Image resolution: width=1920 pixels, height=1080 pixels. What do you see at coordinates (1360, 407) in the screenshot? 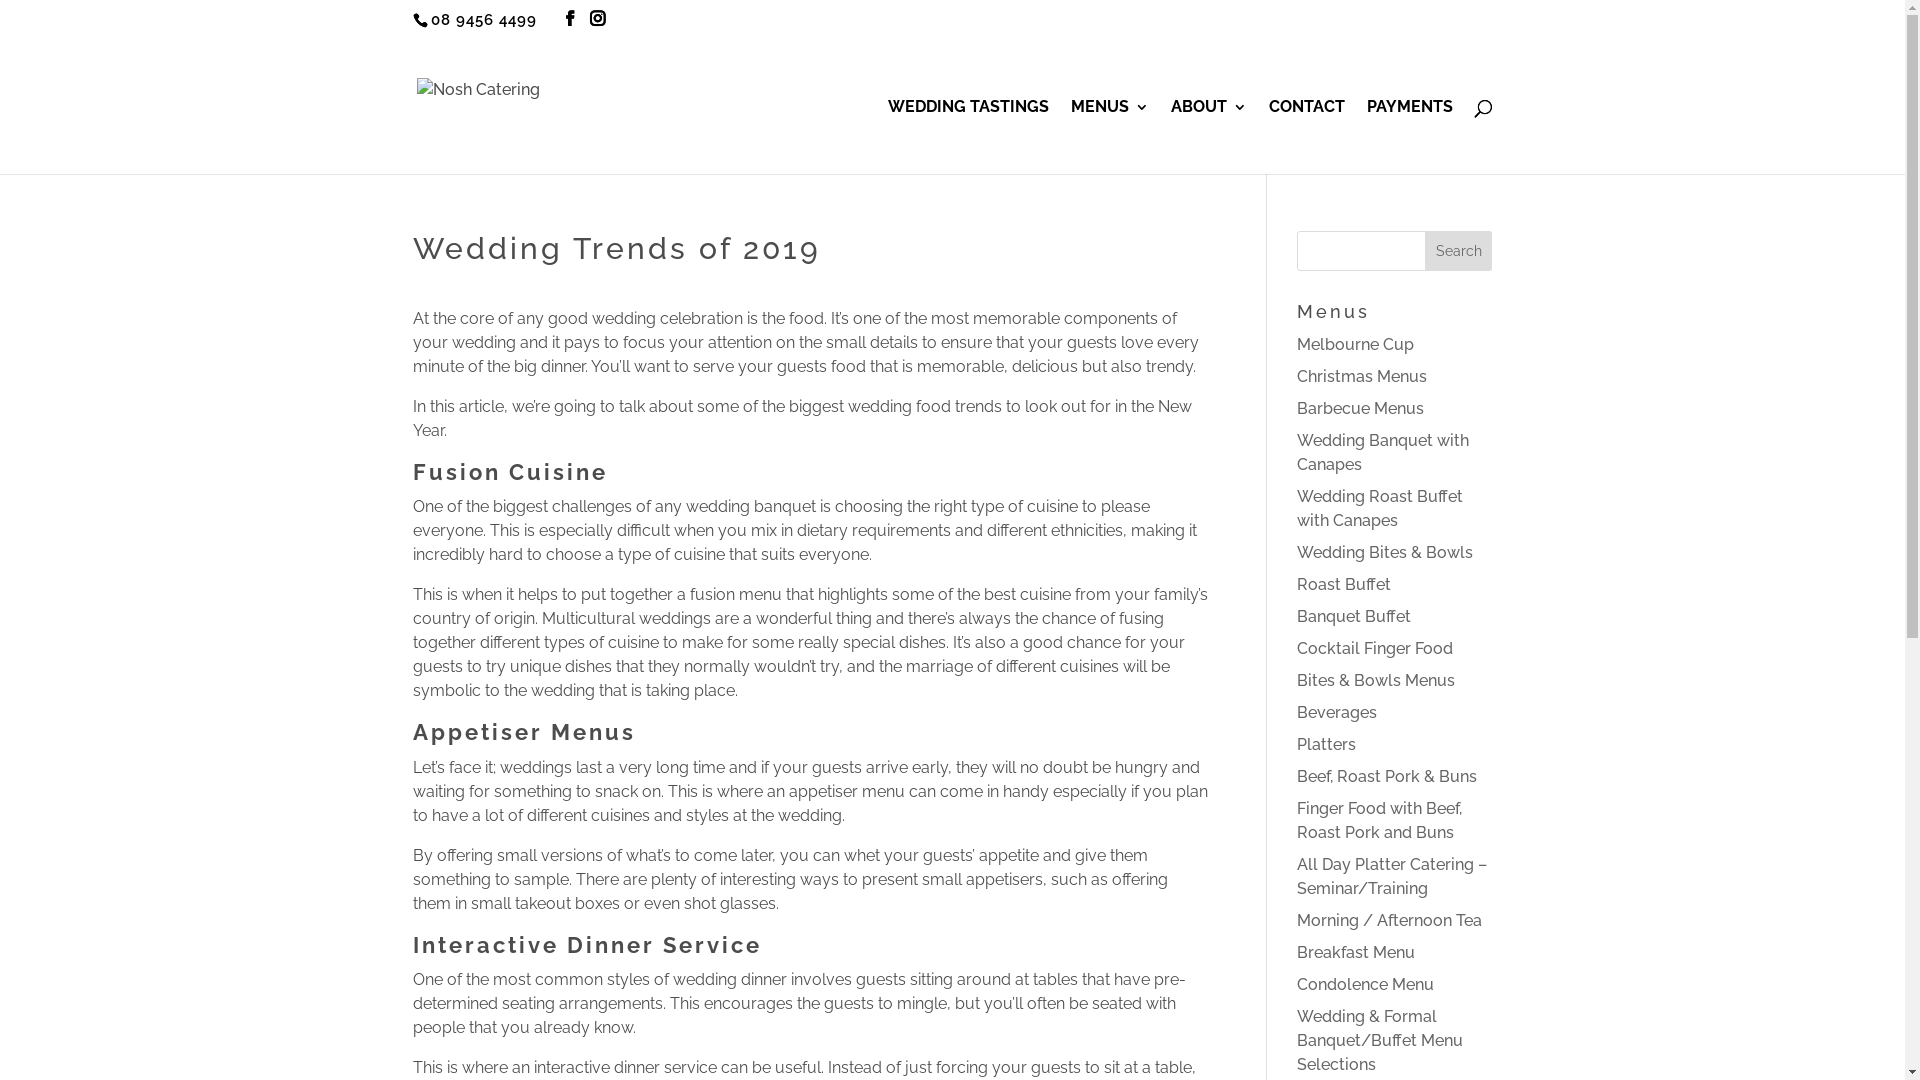
I see `'Barbecue Menus'` at bounding box center [1360, 407].